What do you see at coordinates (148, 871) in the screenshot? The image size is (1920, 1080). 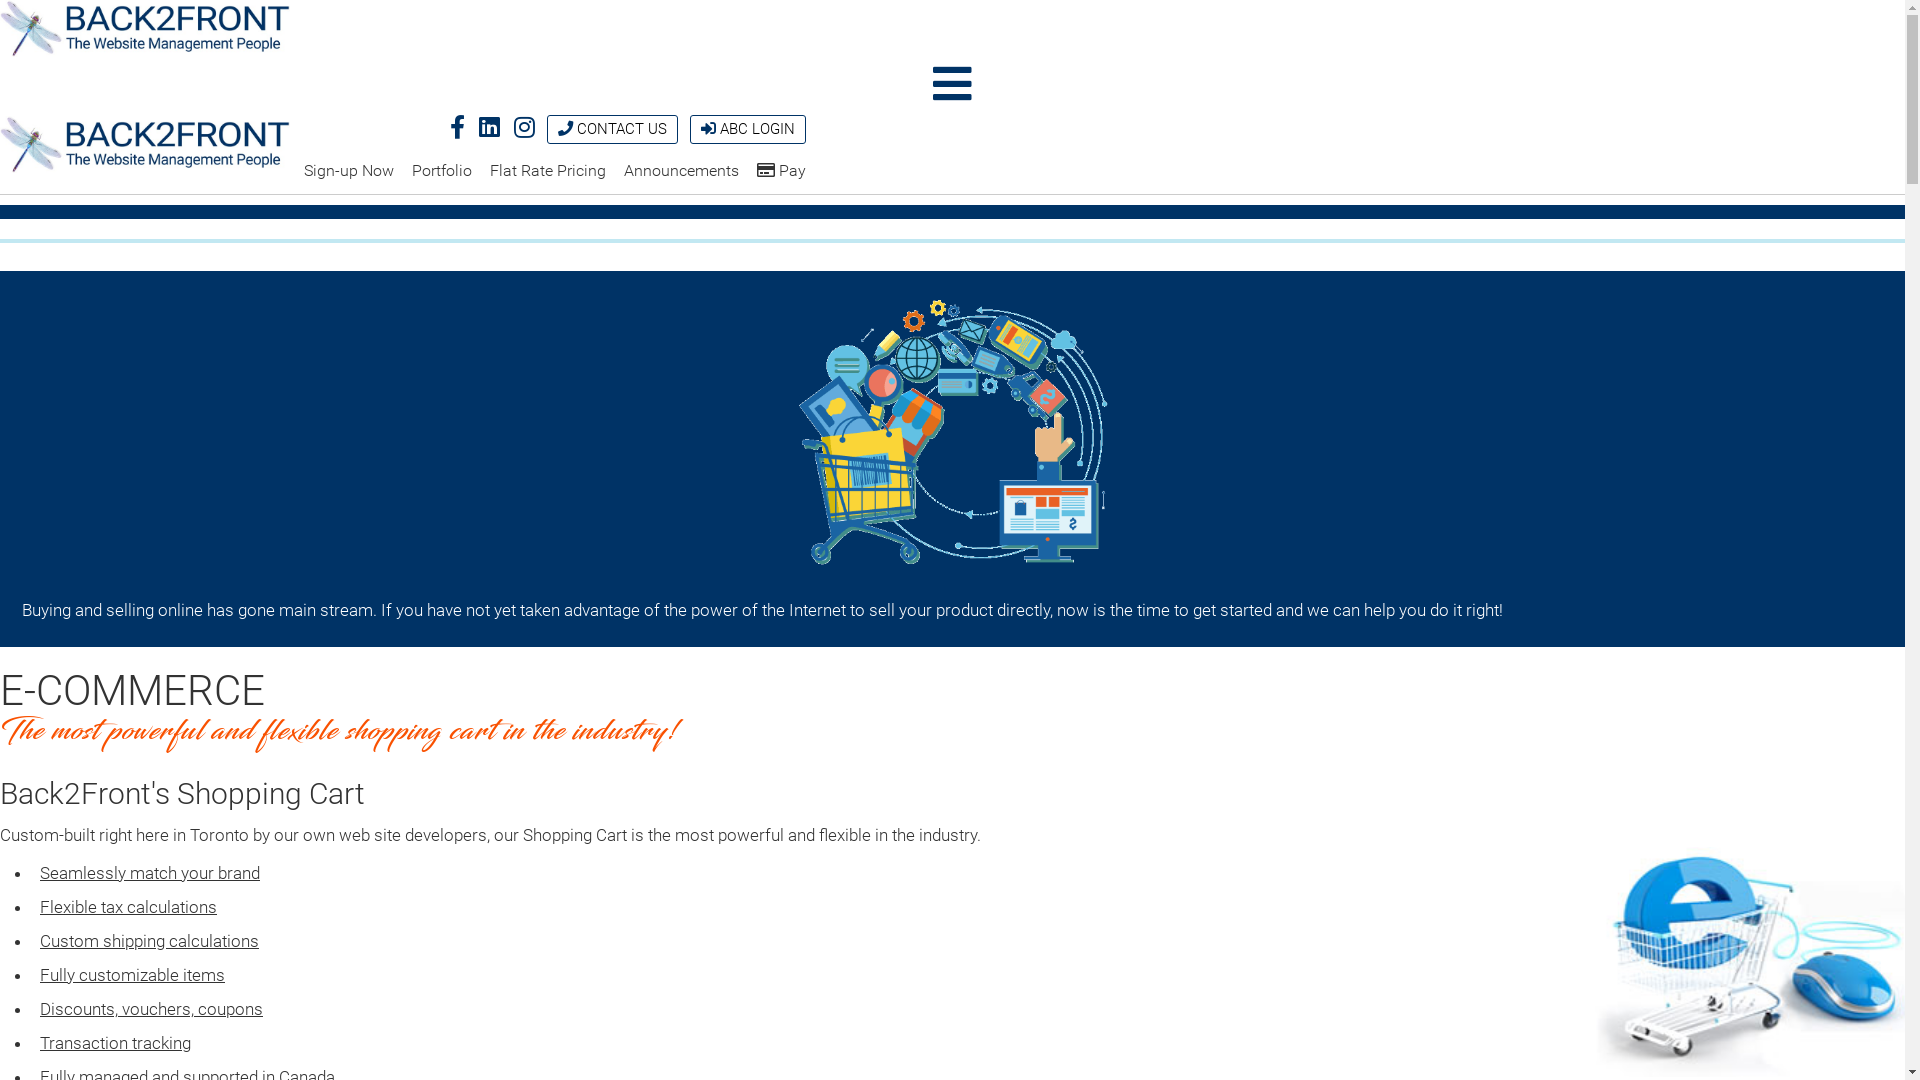 I see `'Seamlessly match your brand'` at bounding box center [148, 871].